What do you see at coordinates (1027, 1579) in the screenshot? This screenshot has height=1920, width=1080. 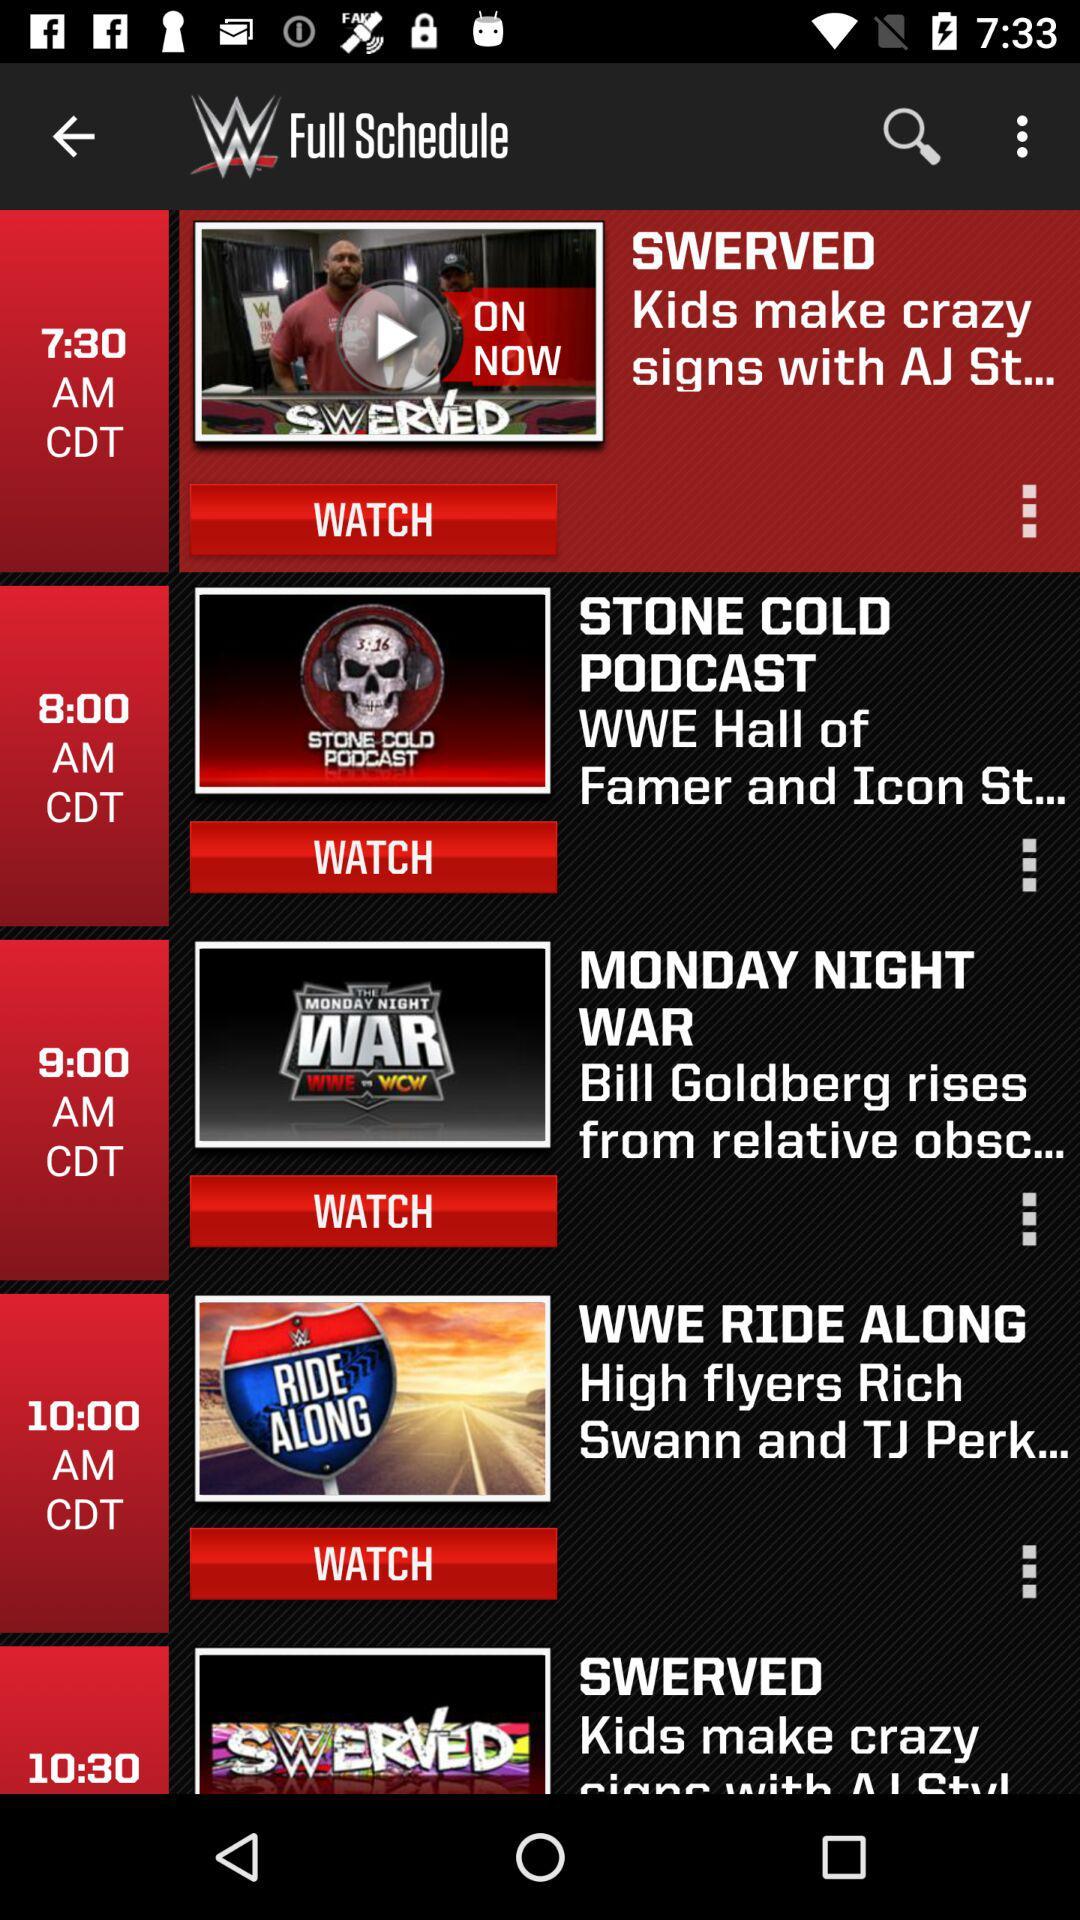 I see `more options` at bounding box center [1027, 1579].